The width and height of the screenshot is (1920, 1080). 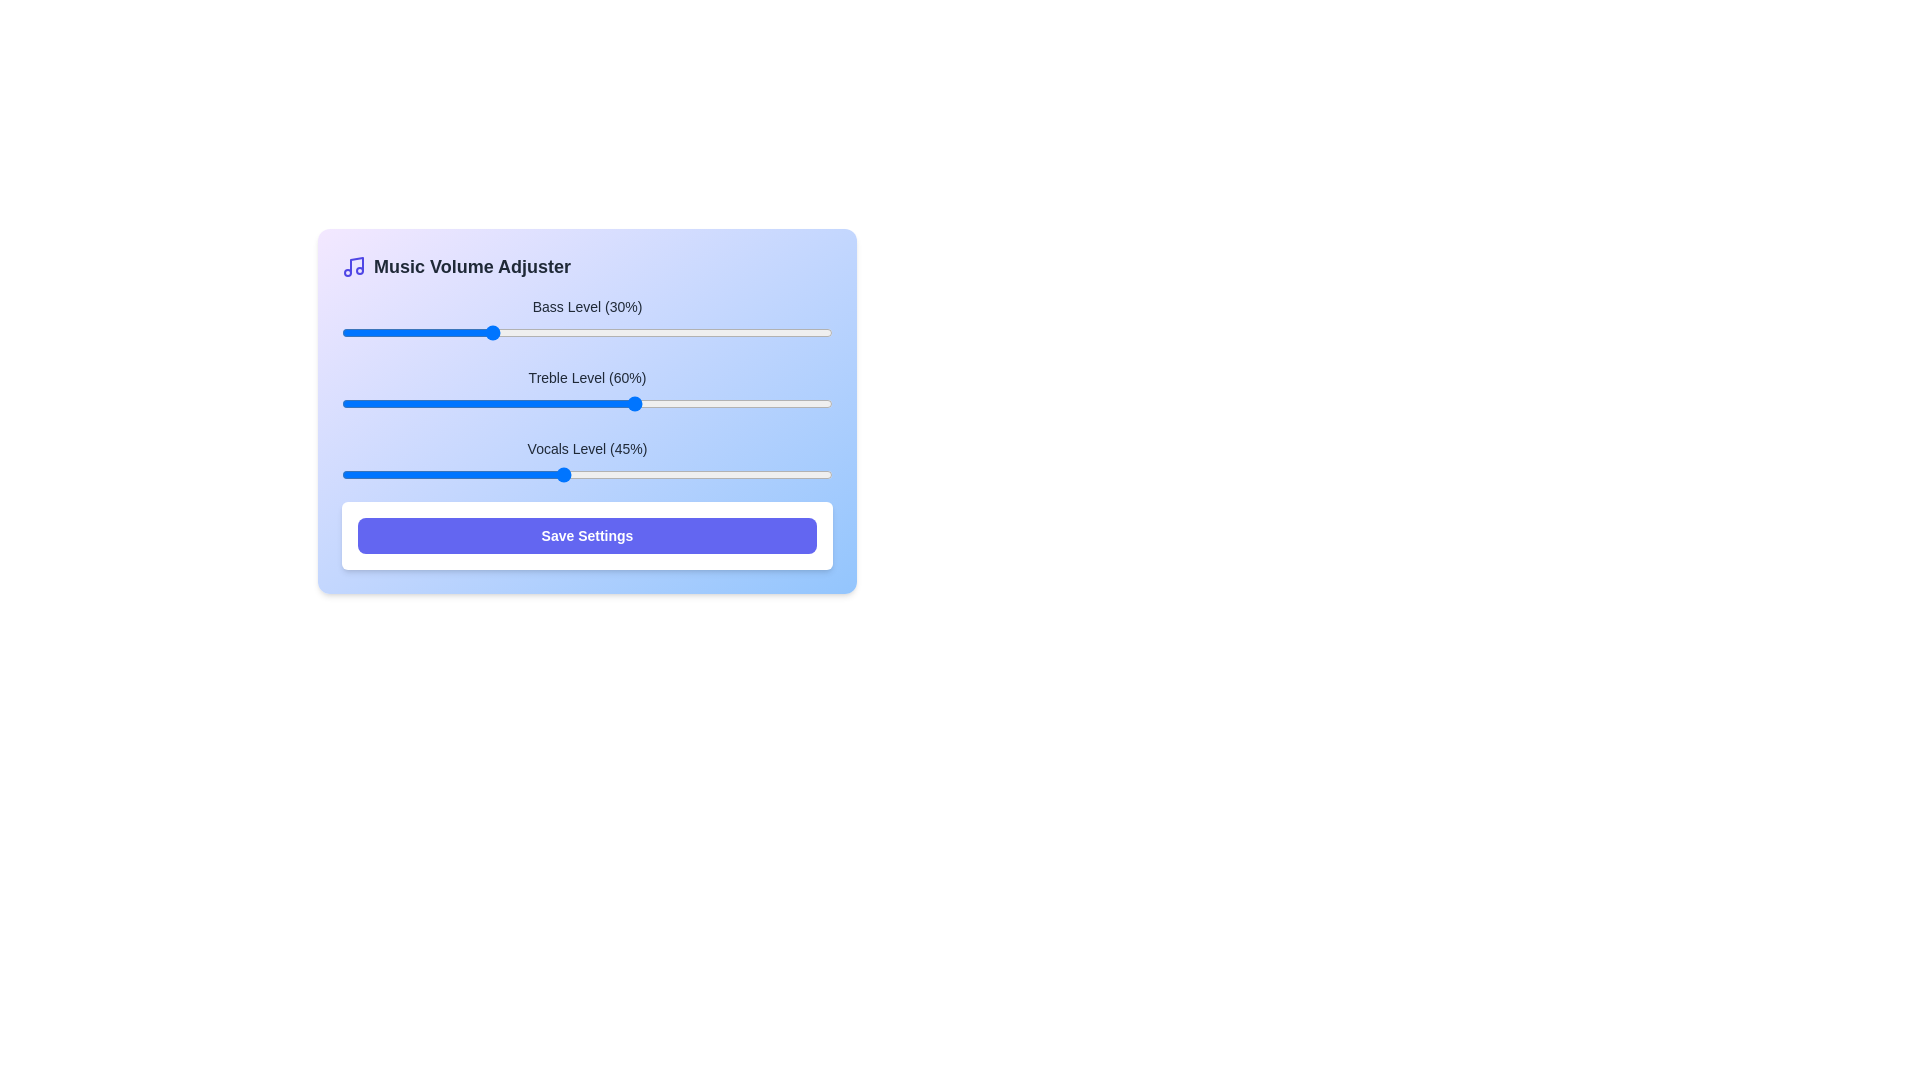 What do you see at coordinates (586, 307) in the screenshot?
I see `the text label indicating the bass level setting (30%) located above the slider control in the card-like interface` at bounding box center [586, 307].